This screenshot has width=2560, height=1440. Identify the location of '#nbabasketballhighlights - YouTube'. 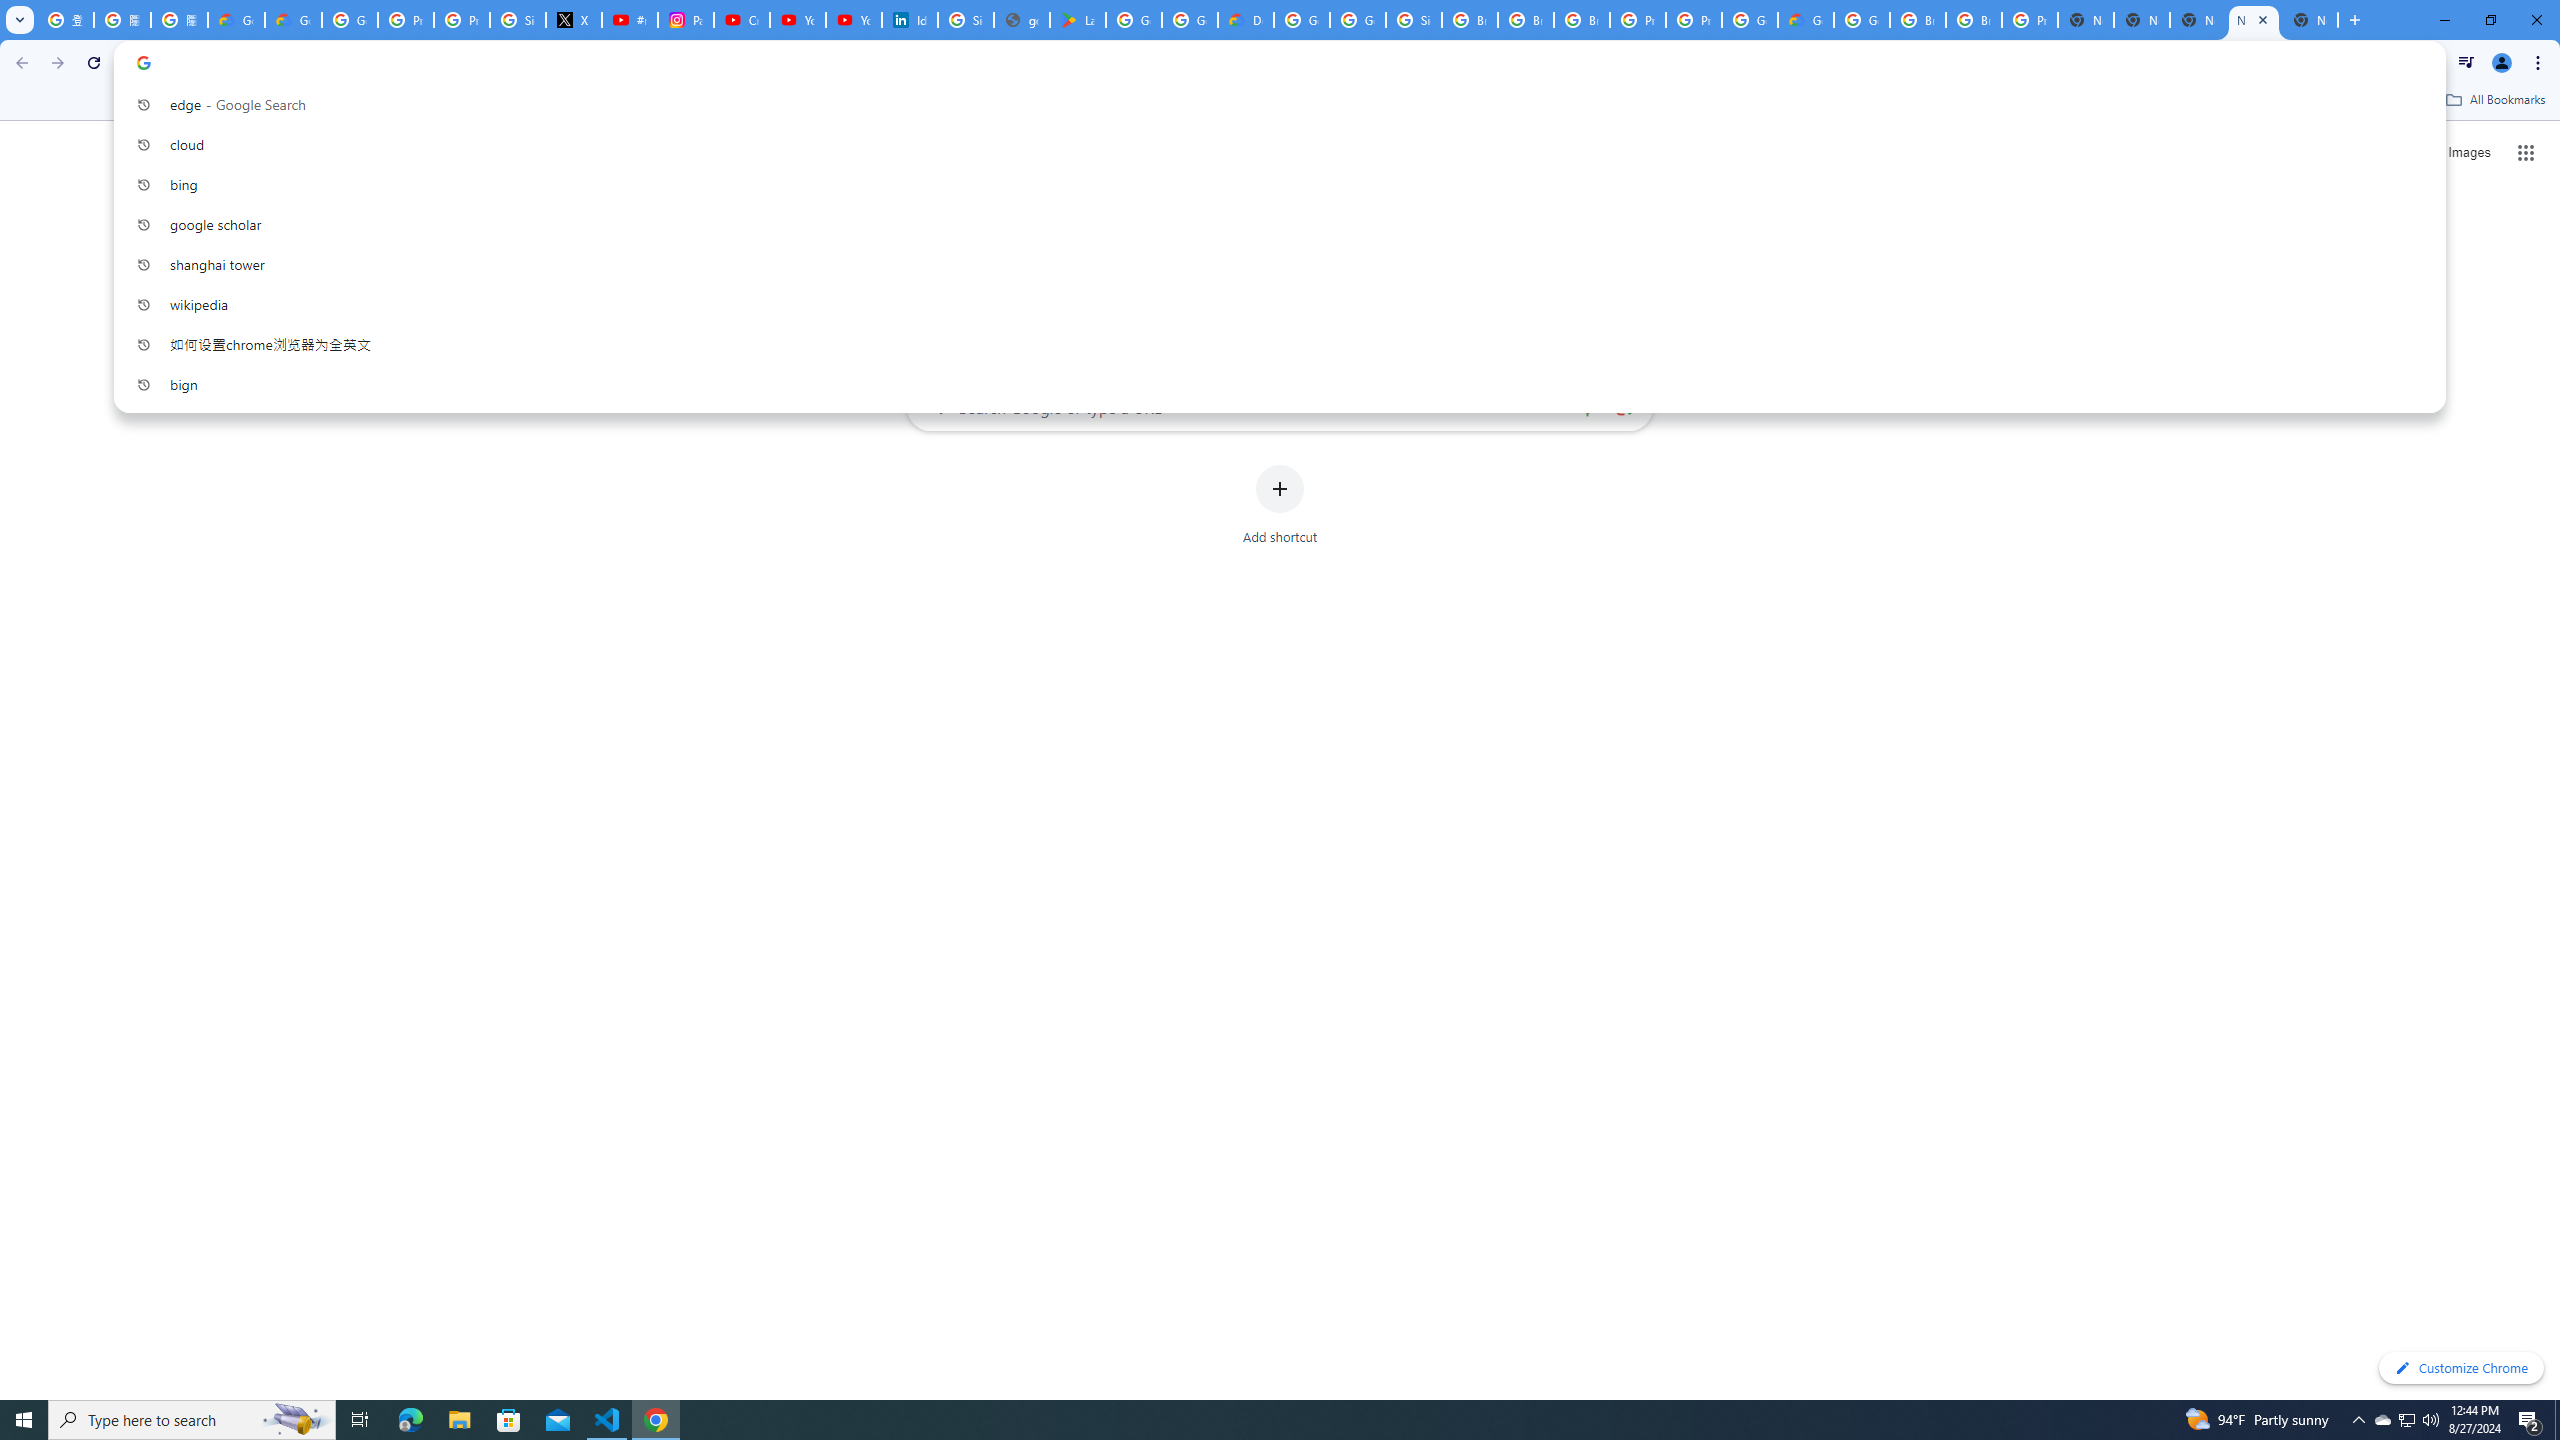
(631, 19).